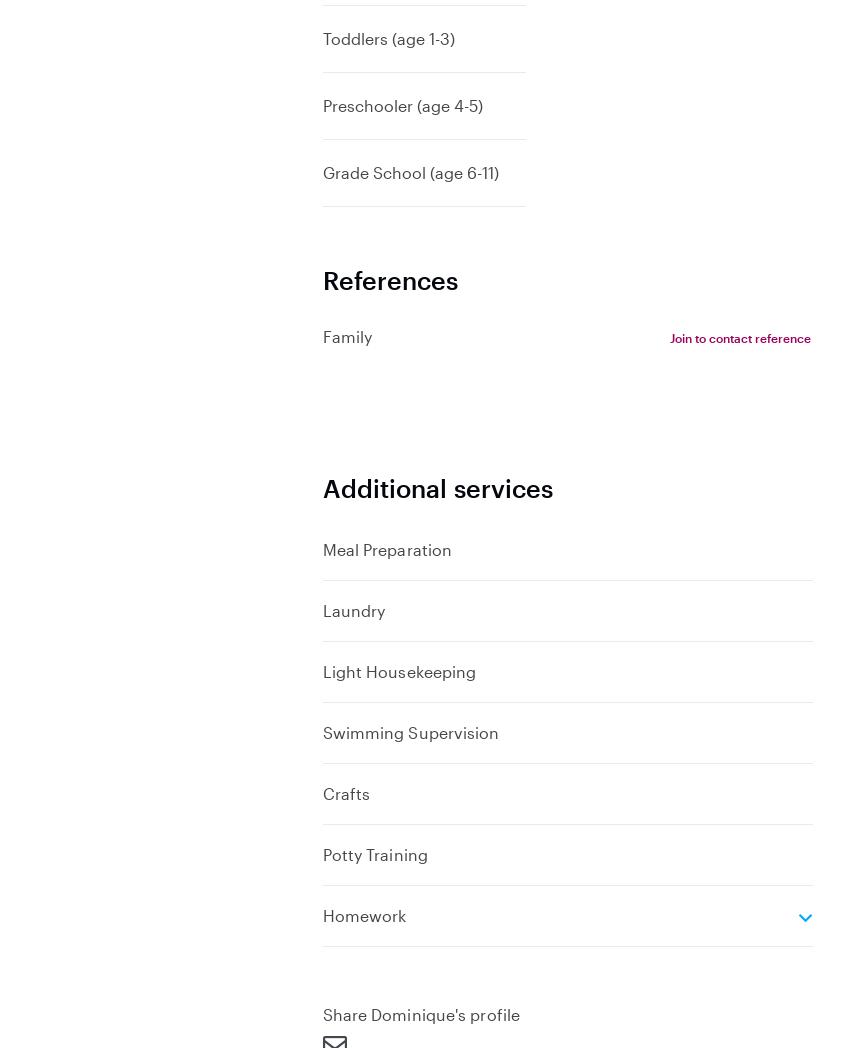  I want to click on 'Homework', so click(362, 913).